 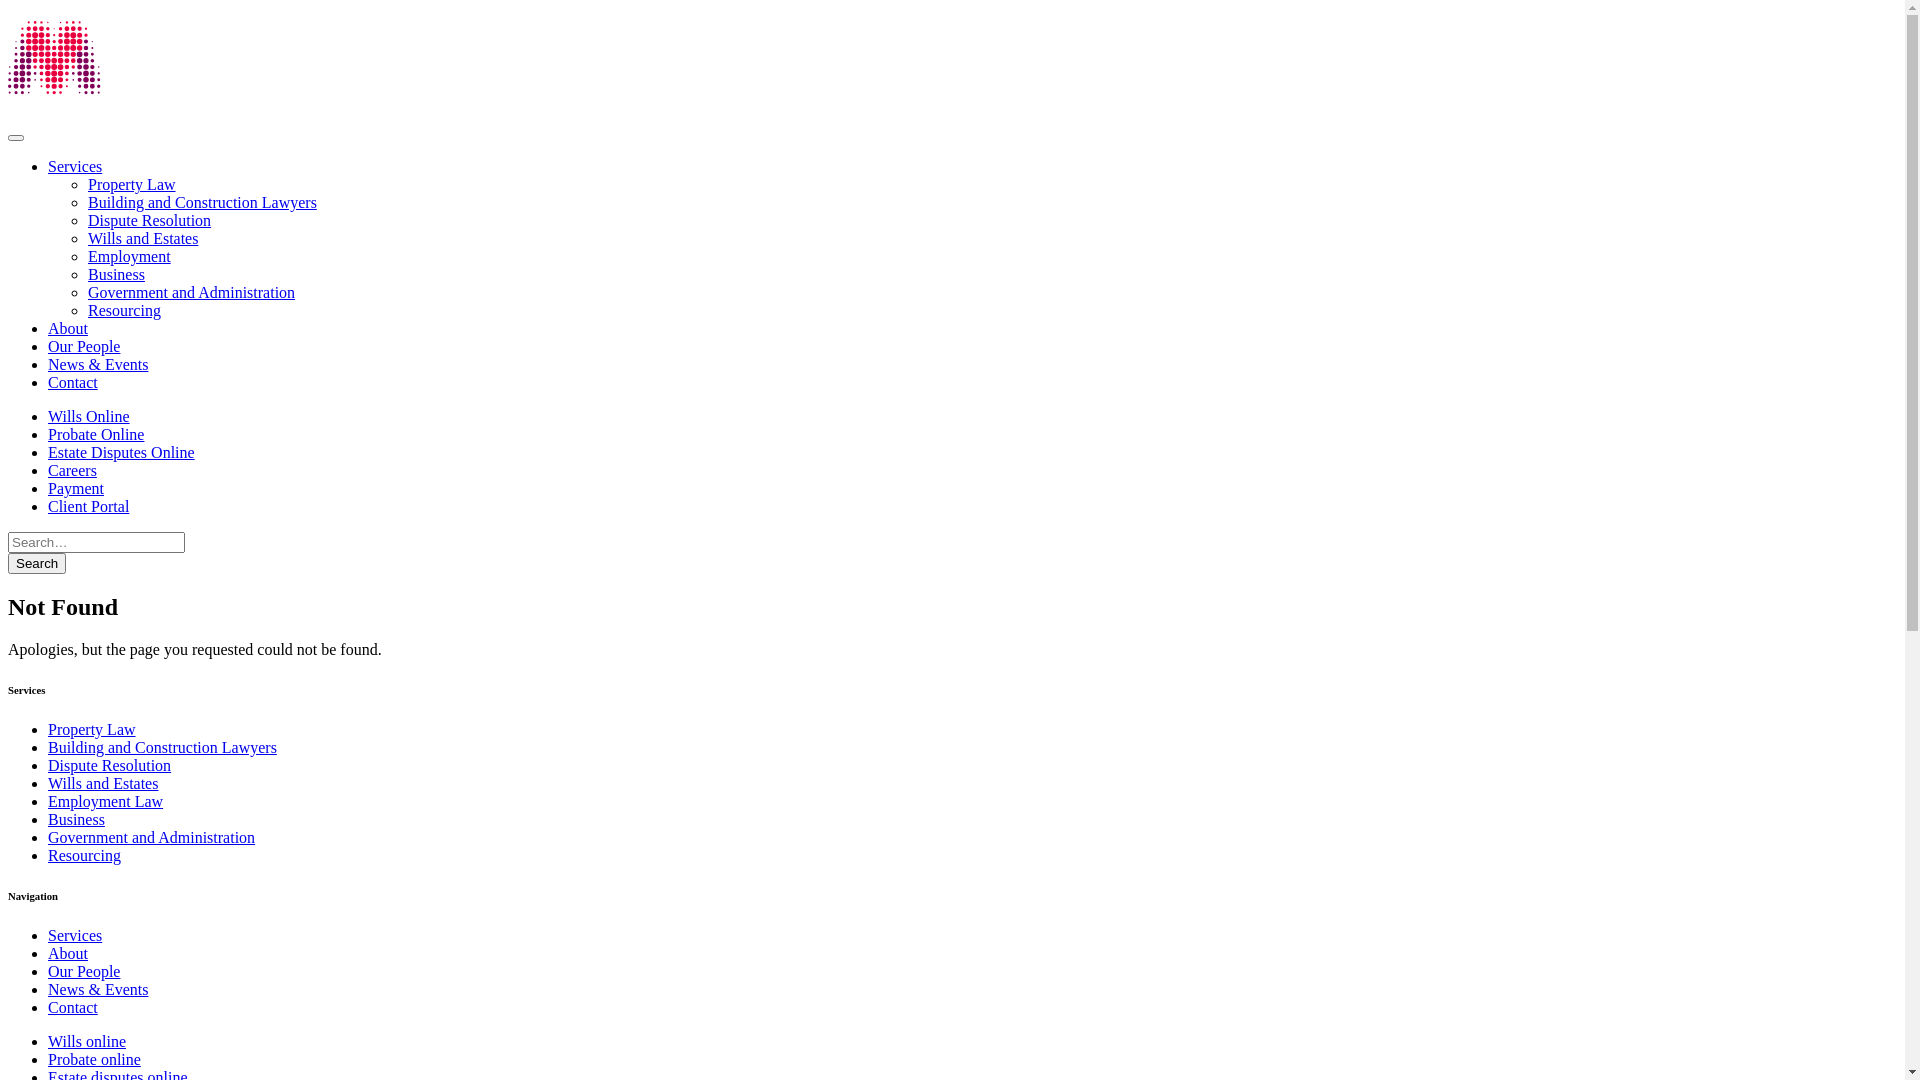 I want to click on 'Wills Online', so click(x=88, y=415).